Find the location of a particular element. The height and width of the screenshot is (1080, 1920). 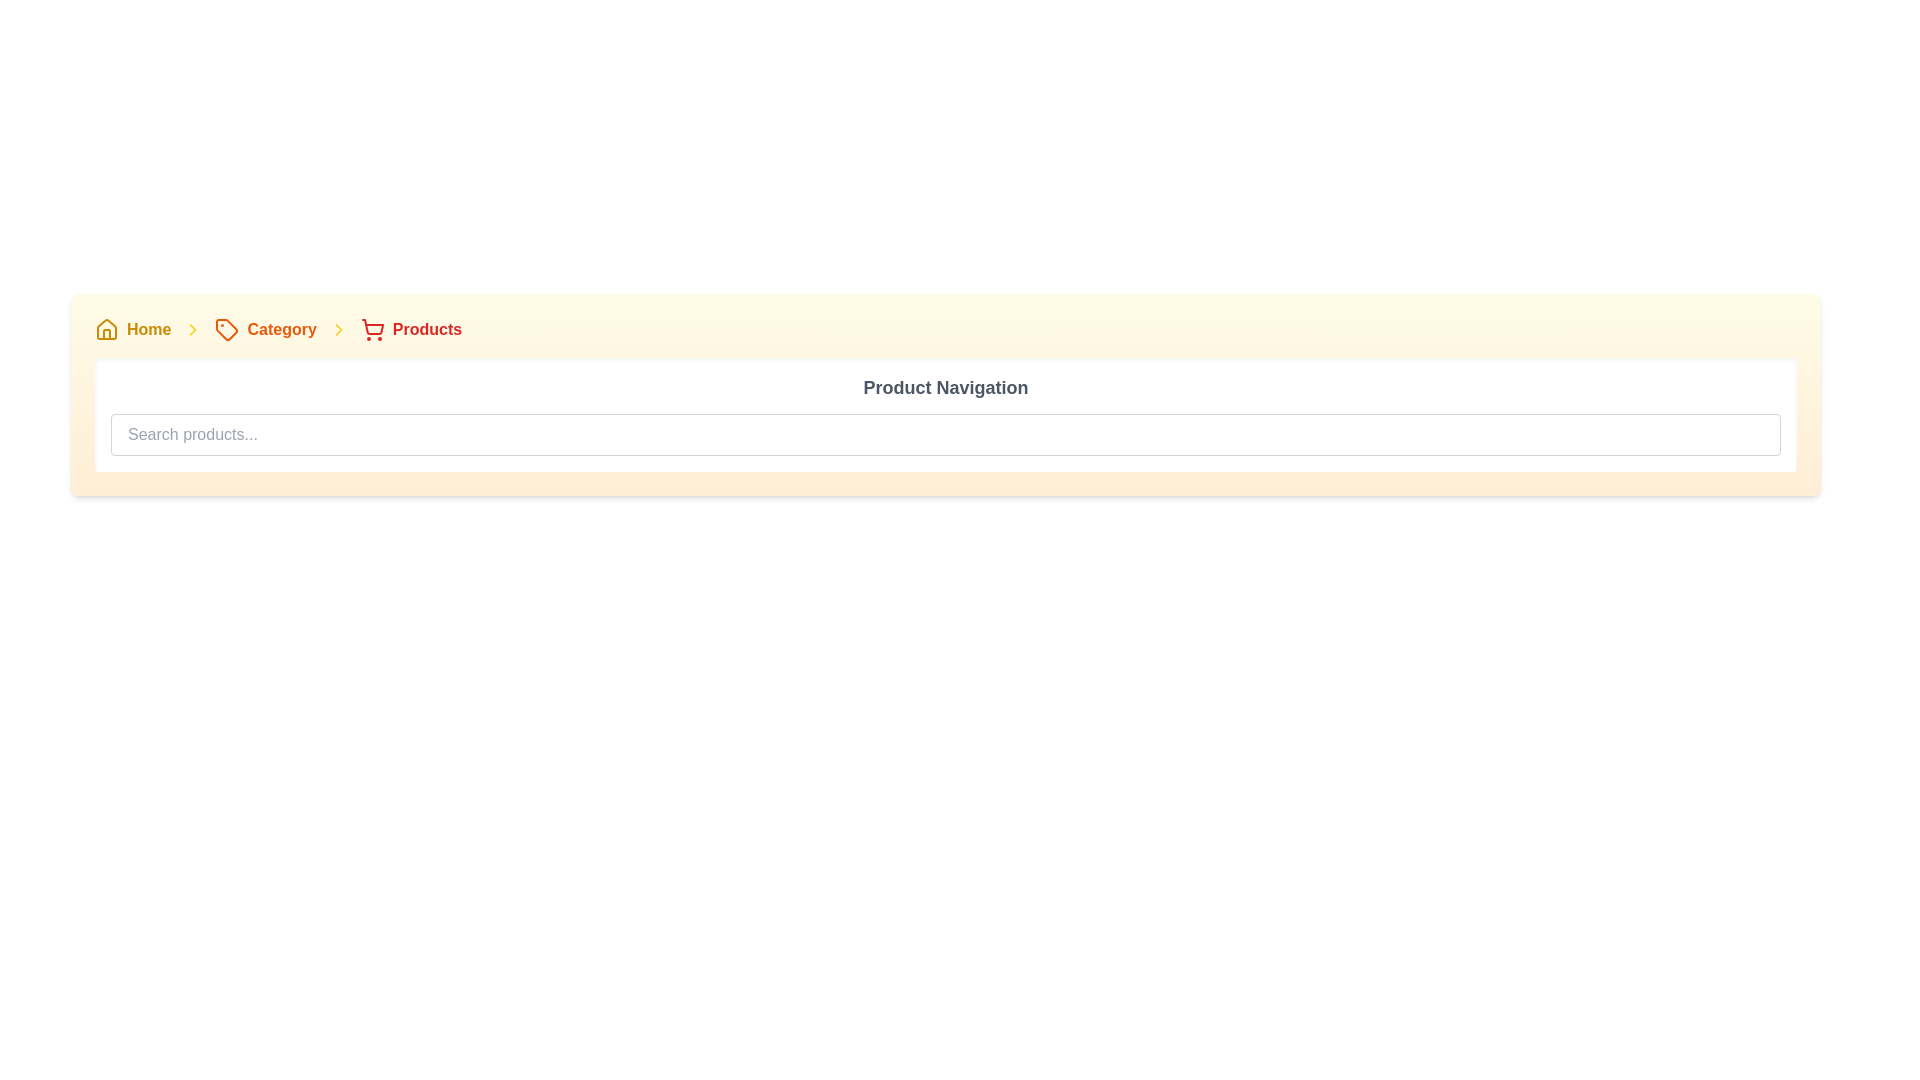

the 'Home' icon graphic located in the breadcrumb navigation bar at the top-left corner of the interface is located at coordinates (105, 327).